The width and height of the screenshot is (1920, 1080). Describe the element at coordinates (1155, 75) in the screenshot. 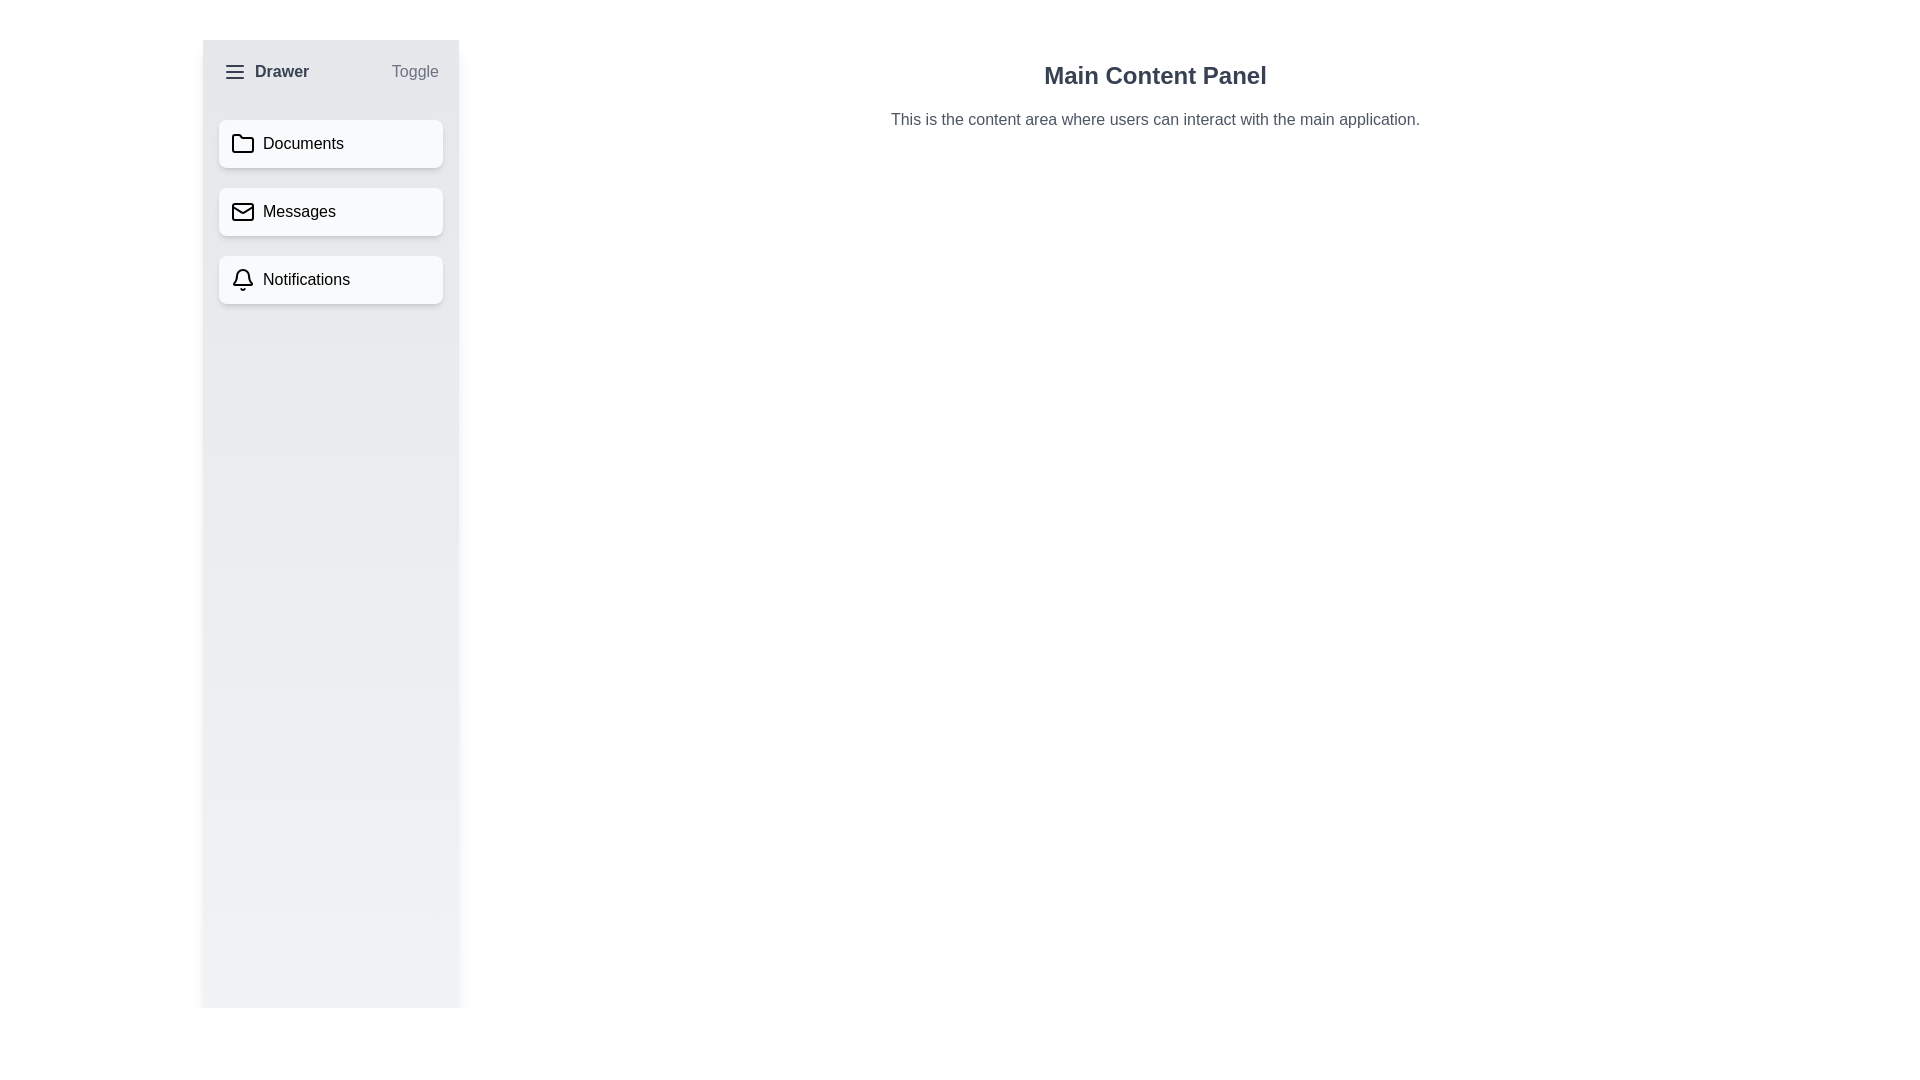

I see `the heading text label displaying 'Main Content Panel', which is prominently styled in large bold text and located at the top center of the content area` at that location.